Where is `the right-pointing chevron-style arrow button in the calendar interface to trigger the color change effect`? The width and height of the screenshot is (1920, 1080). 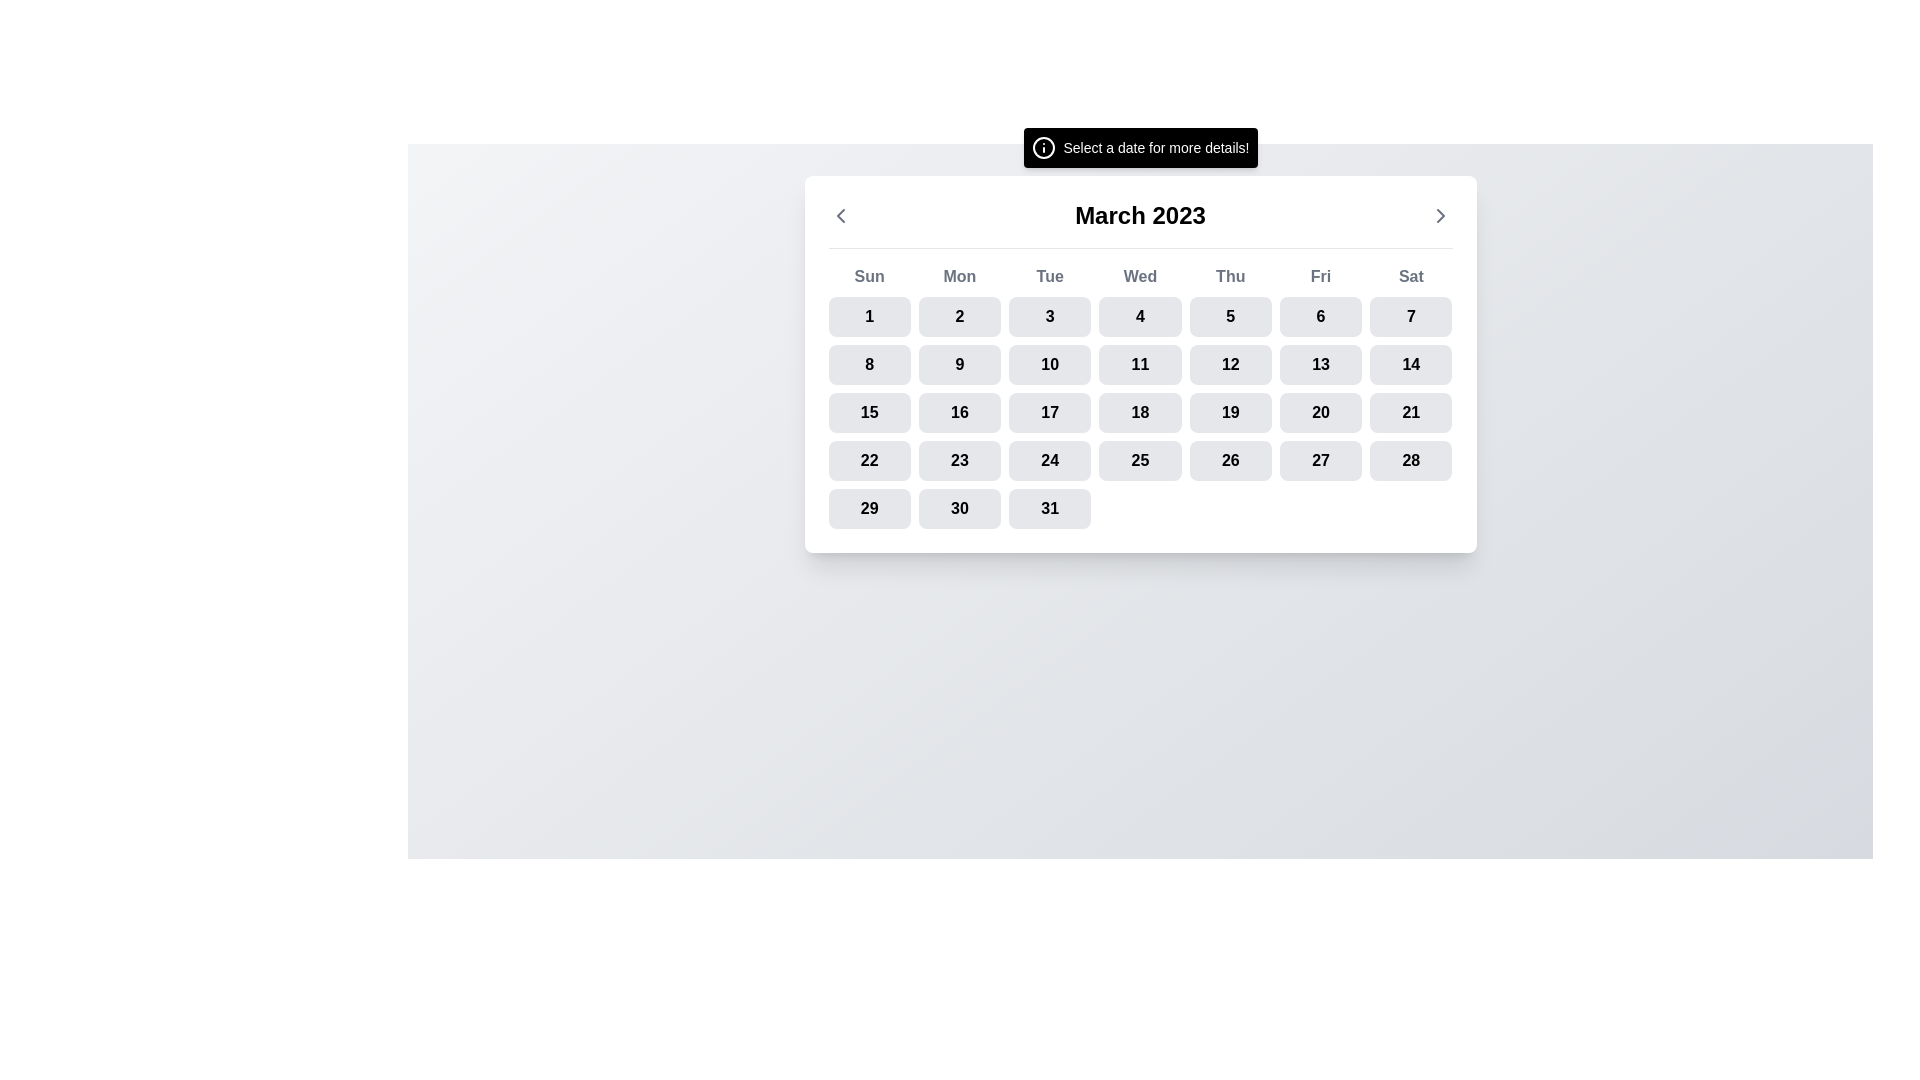 the right-pointing chevron-style arrow button in the calendar interface to trigger the color change effect is located at coordinates (1440, 216).